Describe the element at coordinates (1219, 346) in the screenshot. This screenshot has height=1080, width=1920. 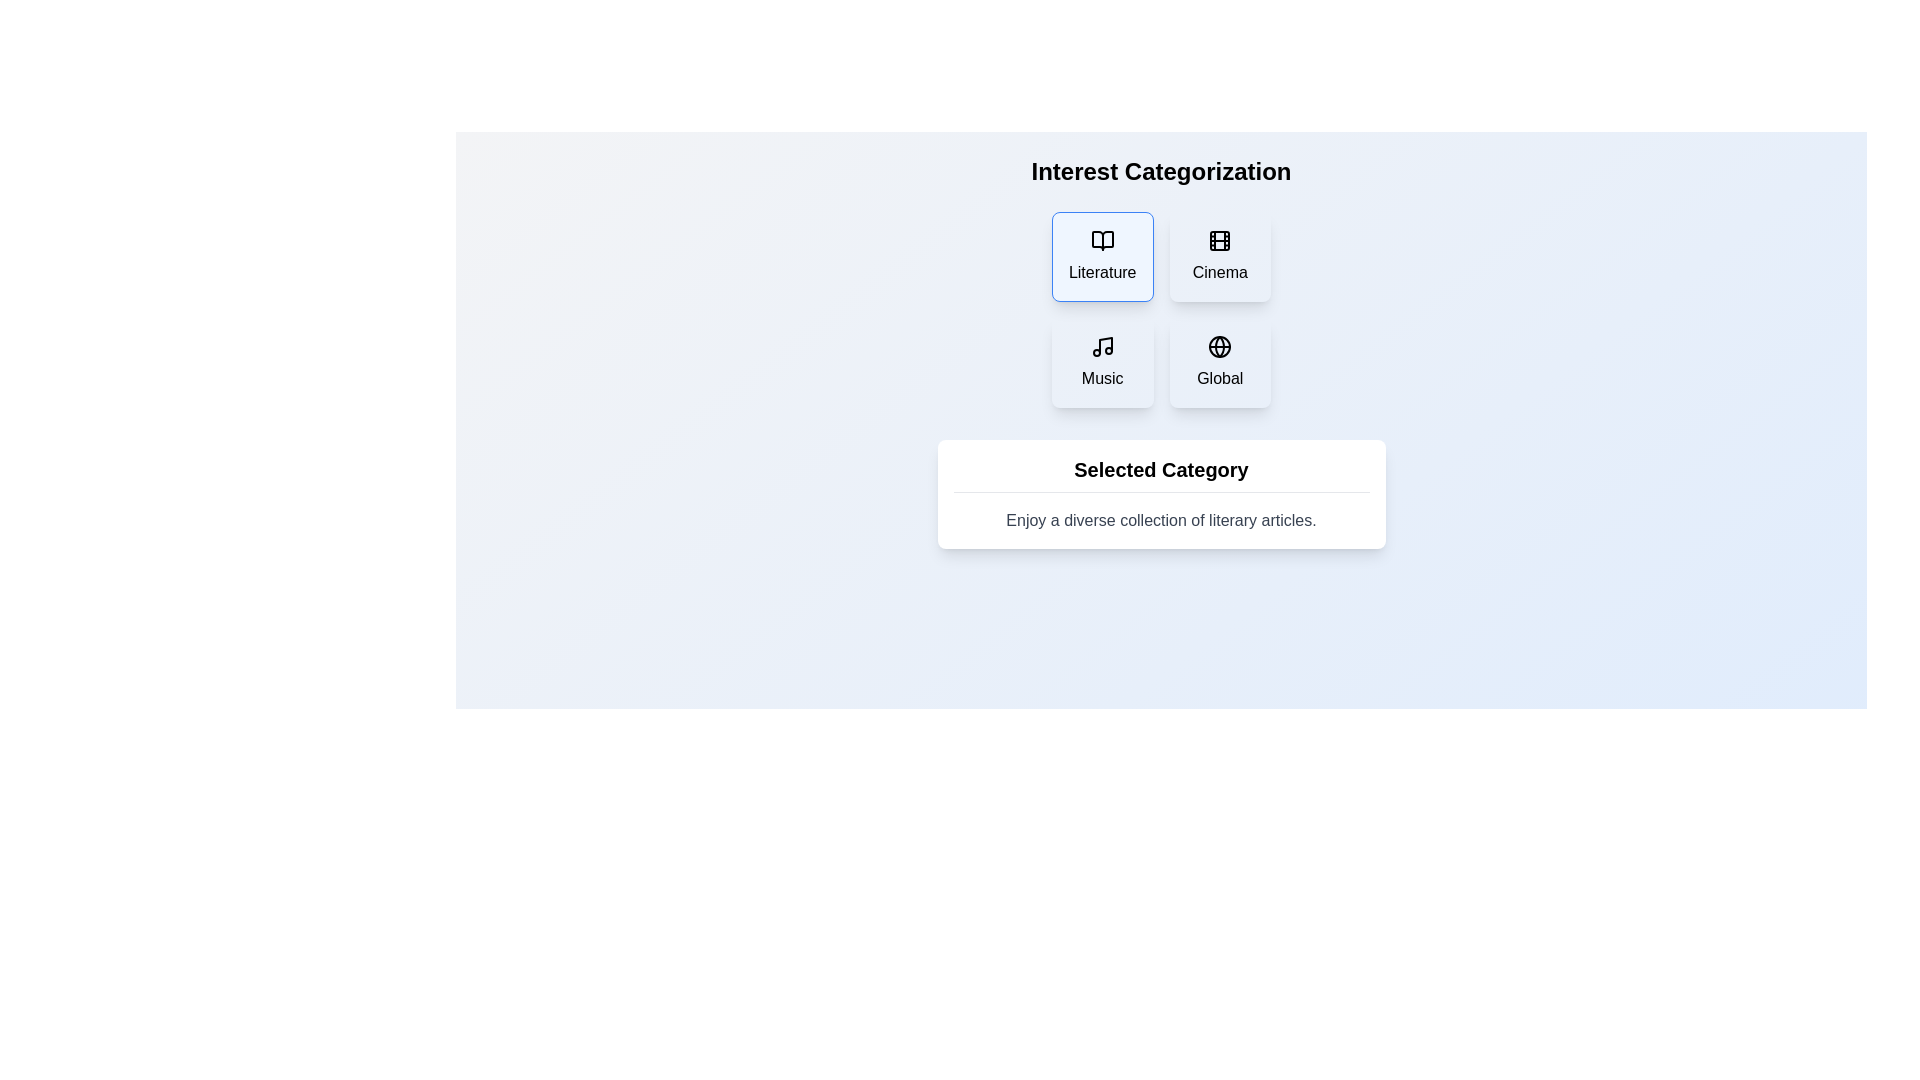
I see `the globe icon located in the bottom-right box of the 'Interest Categorization' grid, which is labeled 'Global'` at that location.